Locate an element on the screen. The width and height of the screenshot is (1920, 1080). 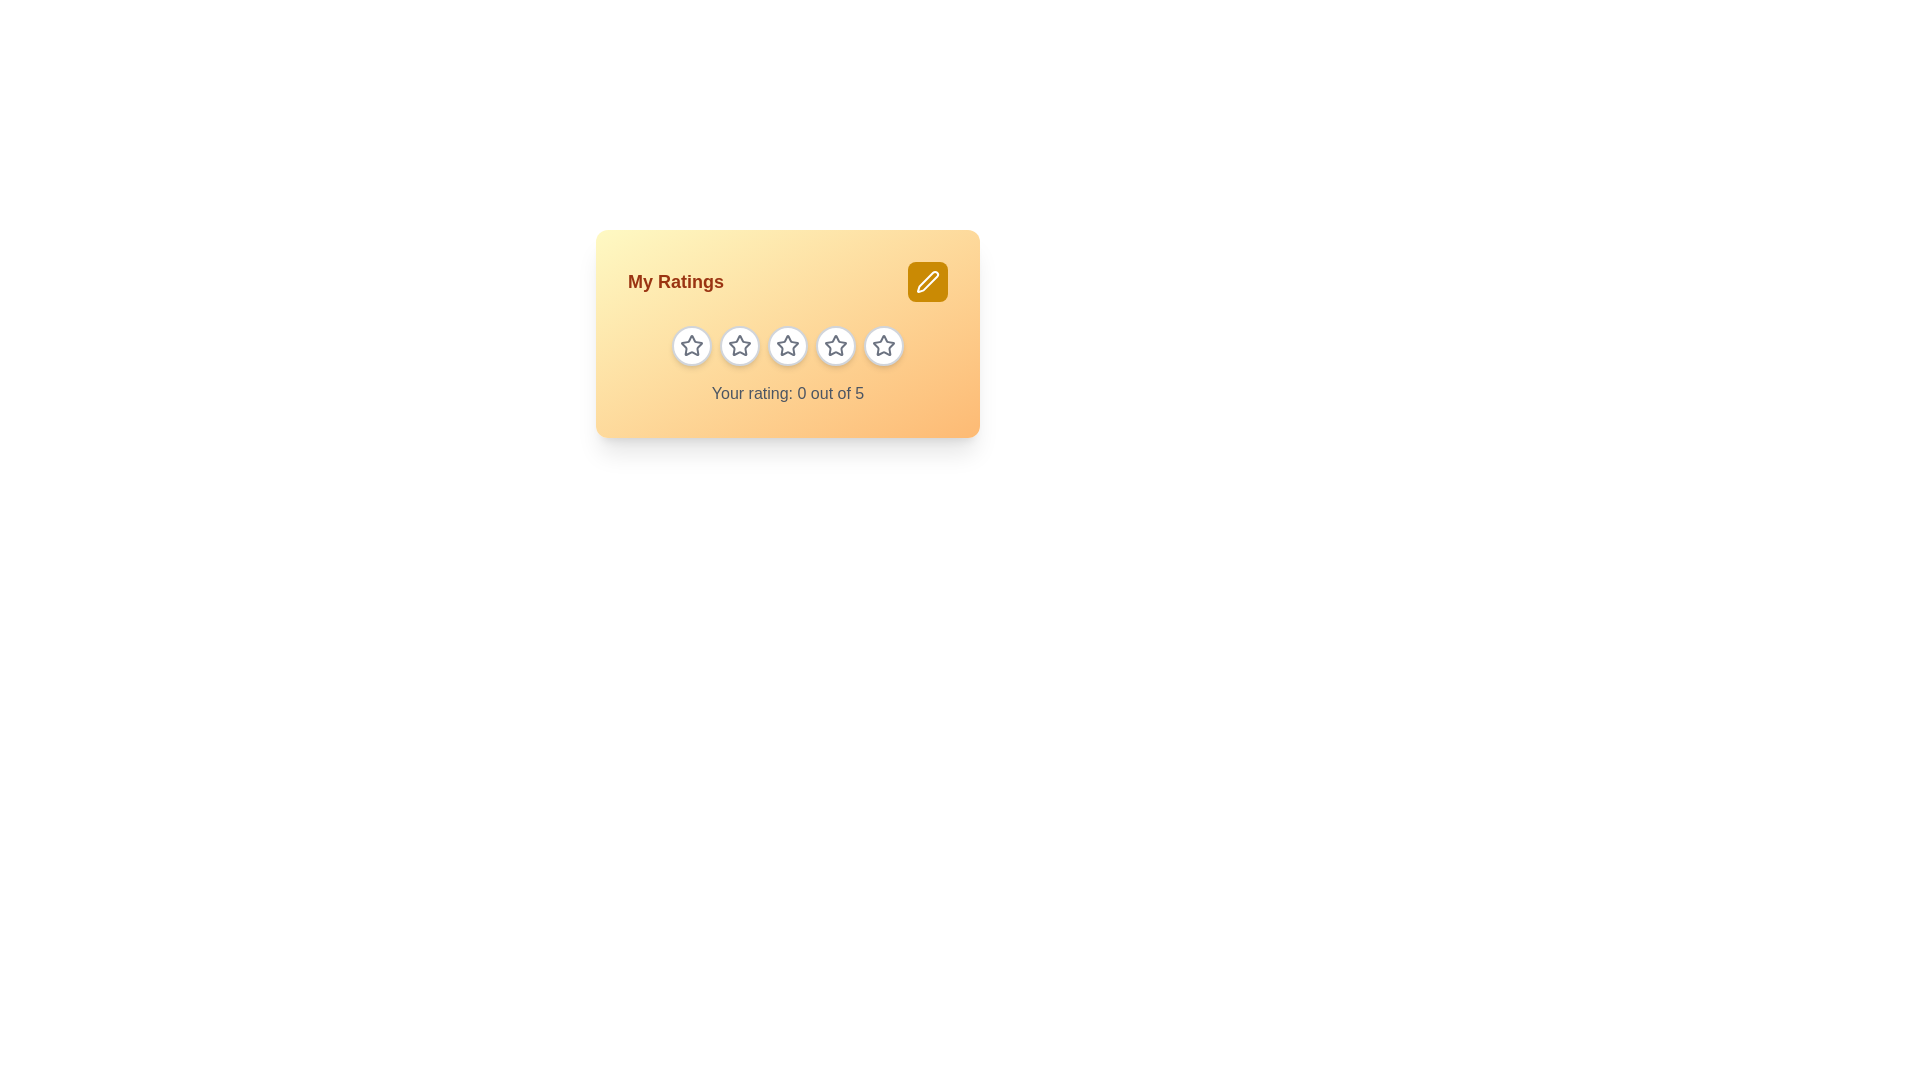
the third star icon within the 'My Ratings' component to rate it is located at coordinates (786, 345).